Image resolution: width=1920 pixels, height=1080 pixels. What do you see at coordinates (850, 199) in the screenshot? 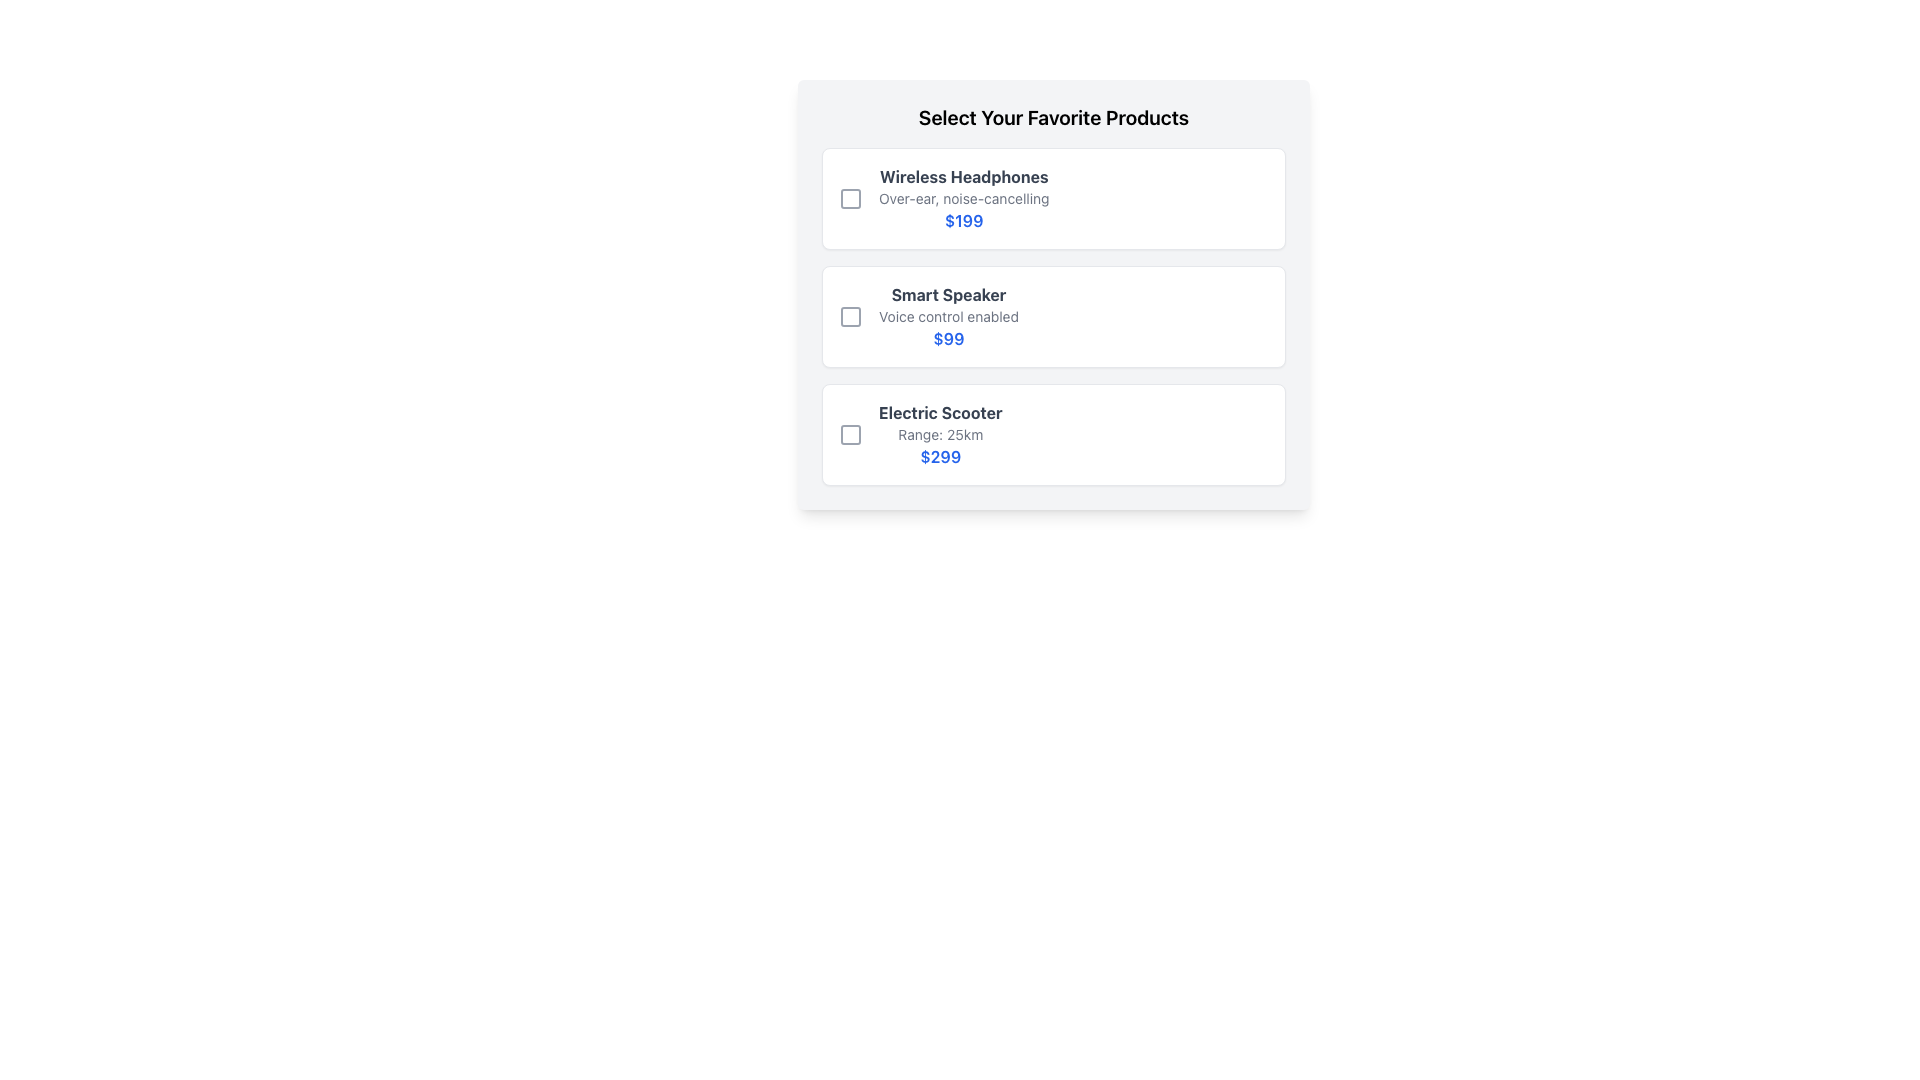
I see `the checkbox for 'Wireless Headphones'` at bounding box center [850, 199].